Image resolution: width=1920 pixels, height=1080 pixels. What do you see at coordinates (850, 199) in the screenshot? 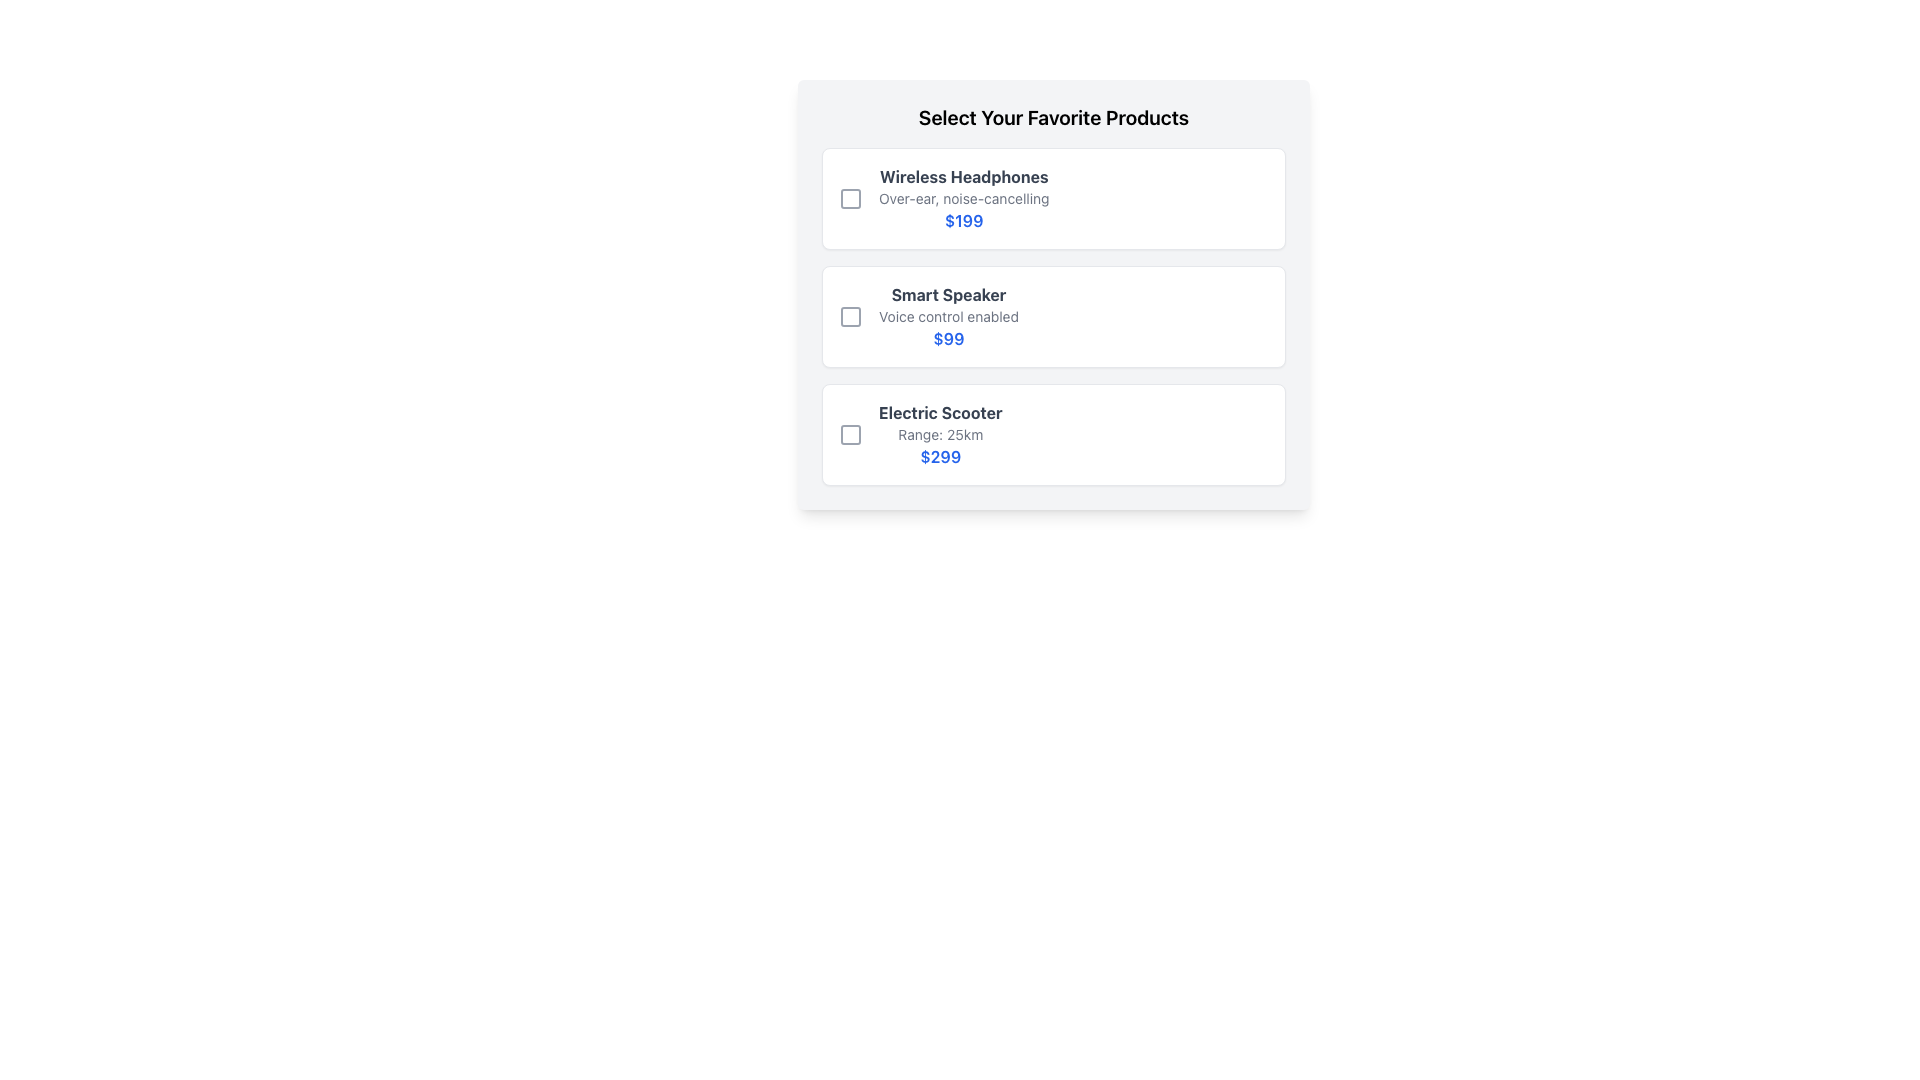
I see `the checkbox for 'Wireless Headphones'` at bounding box center [850, 199].